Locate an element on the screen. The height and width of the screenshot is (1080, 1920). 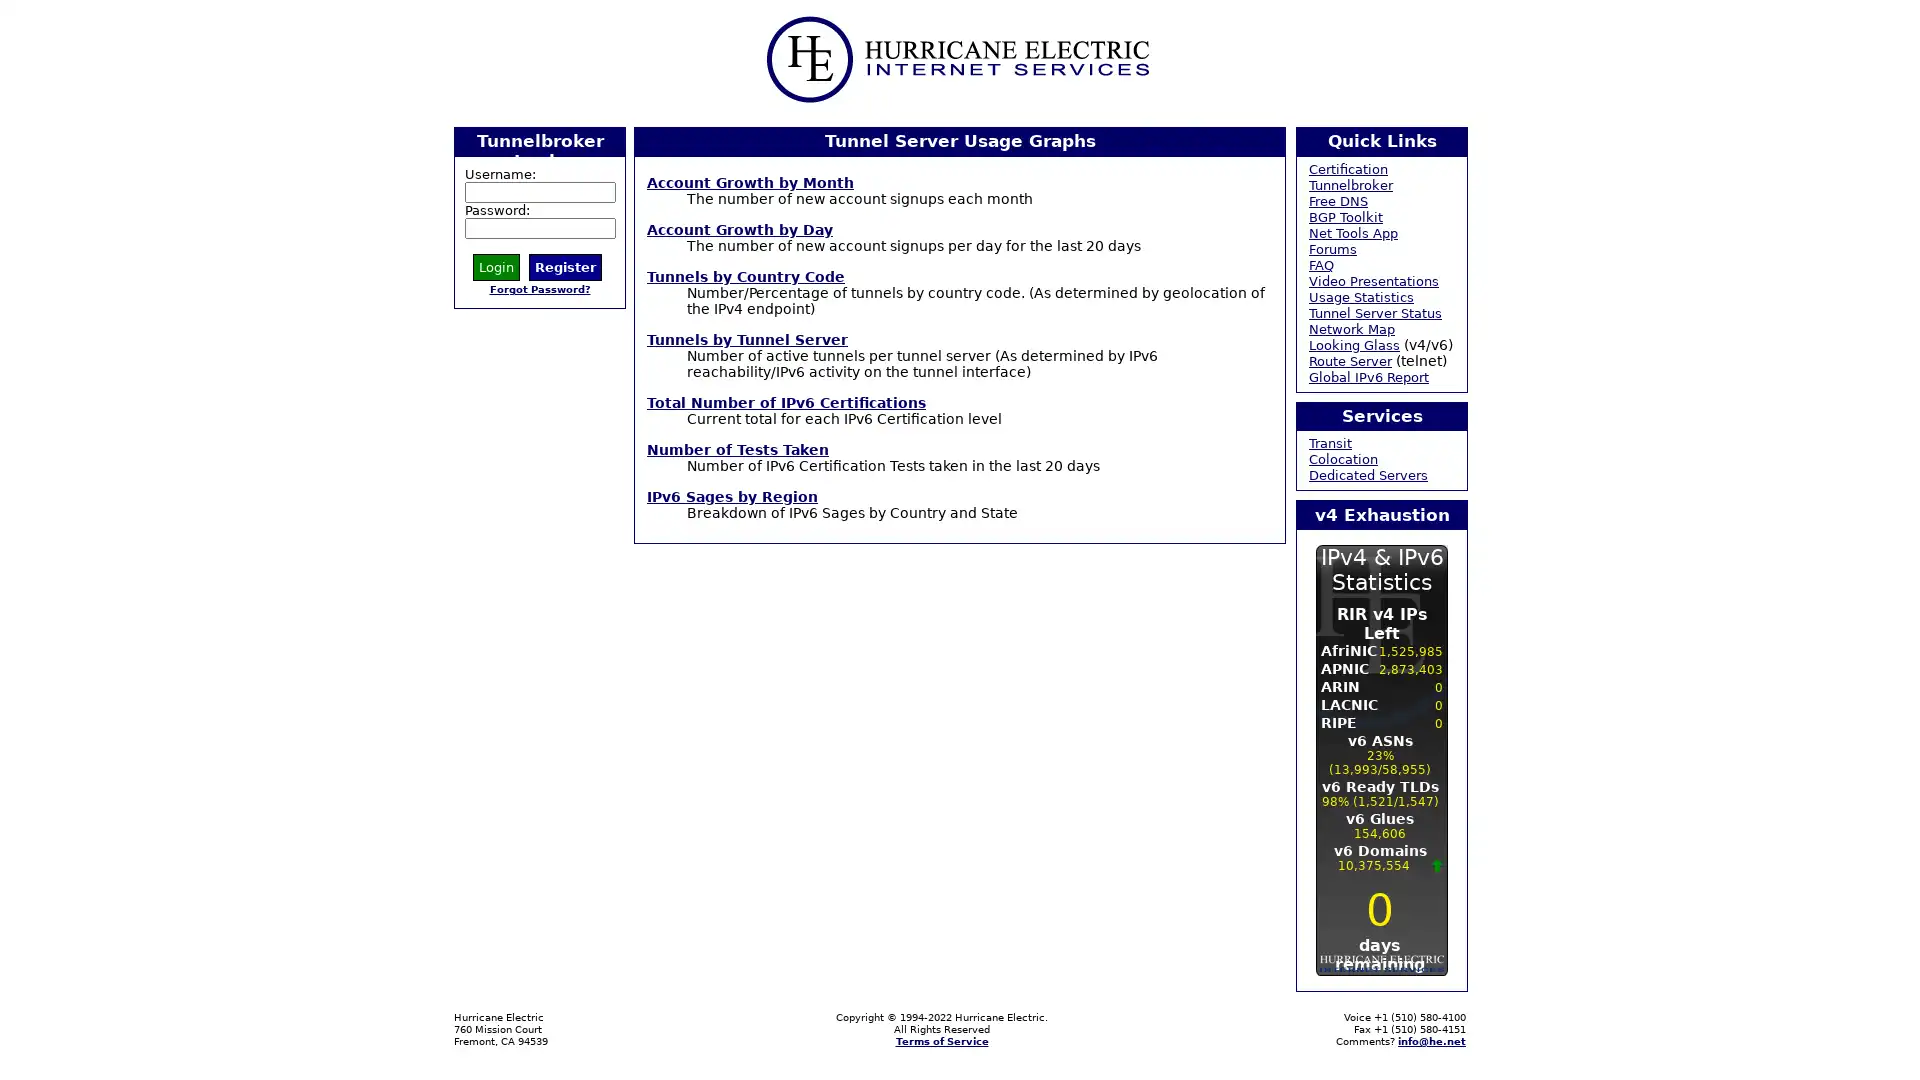
Login is located at coordinates (496, 265).